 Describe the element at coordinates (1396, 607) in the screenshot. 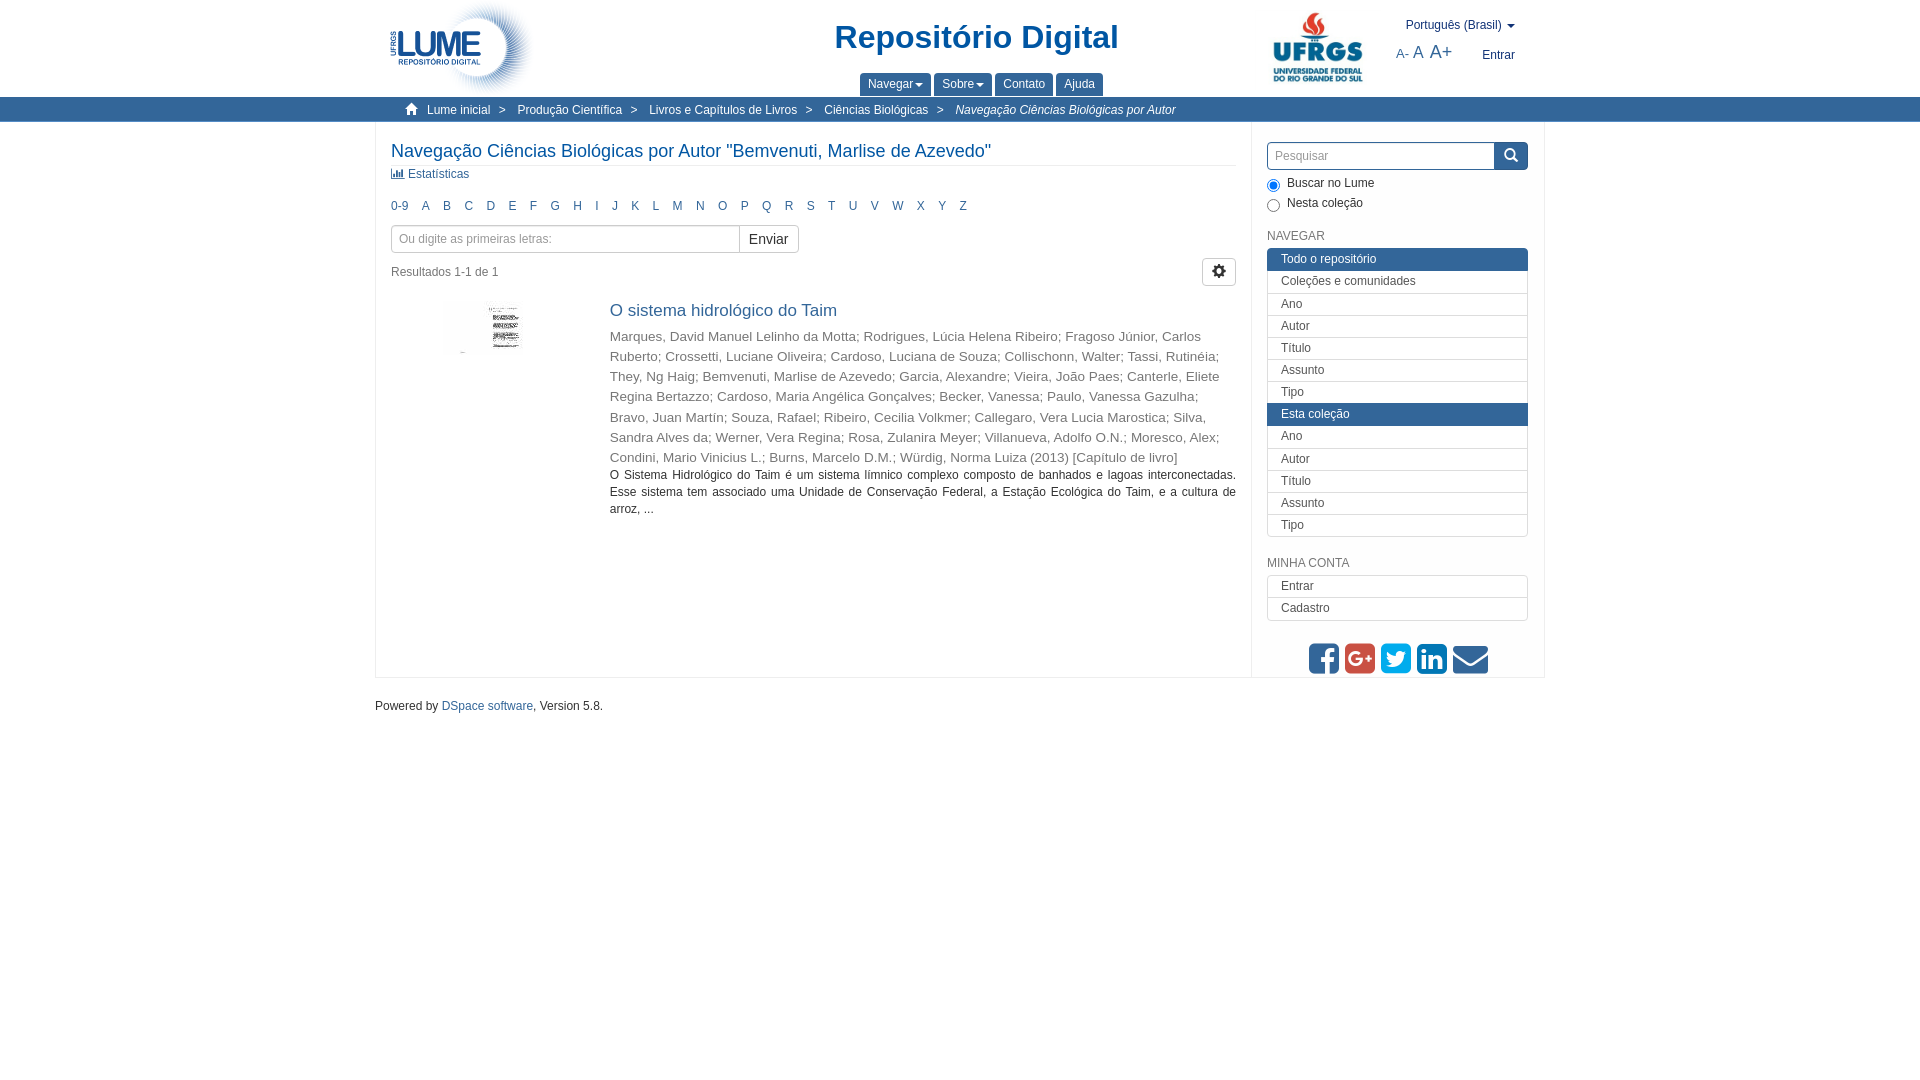

I see `'Cadastro'` at that location.